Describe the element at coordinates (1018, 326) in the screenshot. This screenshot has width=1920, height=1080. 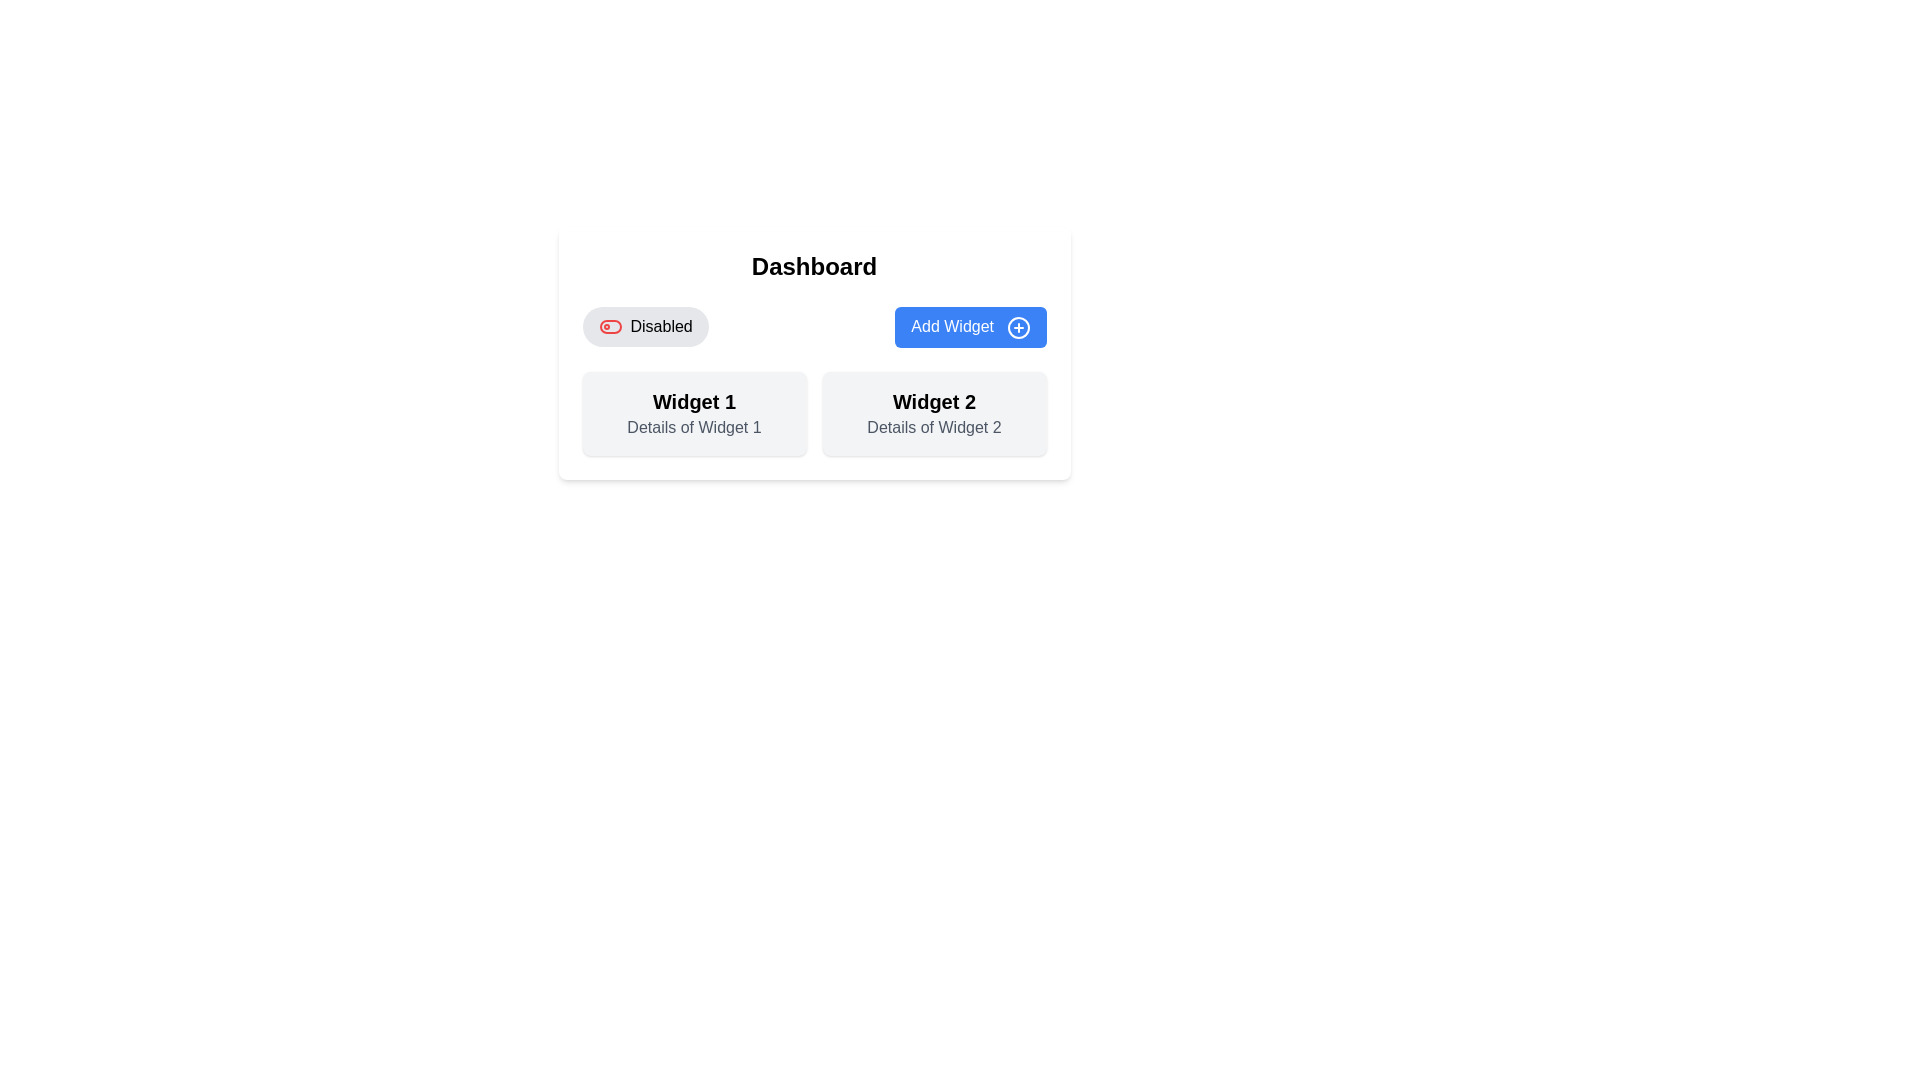
I see `the circular '+' icon located to the right of the 'Add Widget' button, which is styled in line art design and matches the button's color` at that location.